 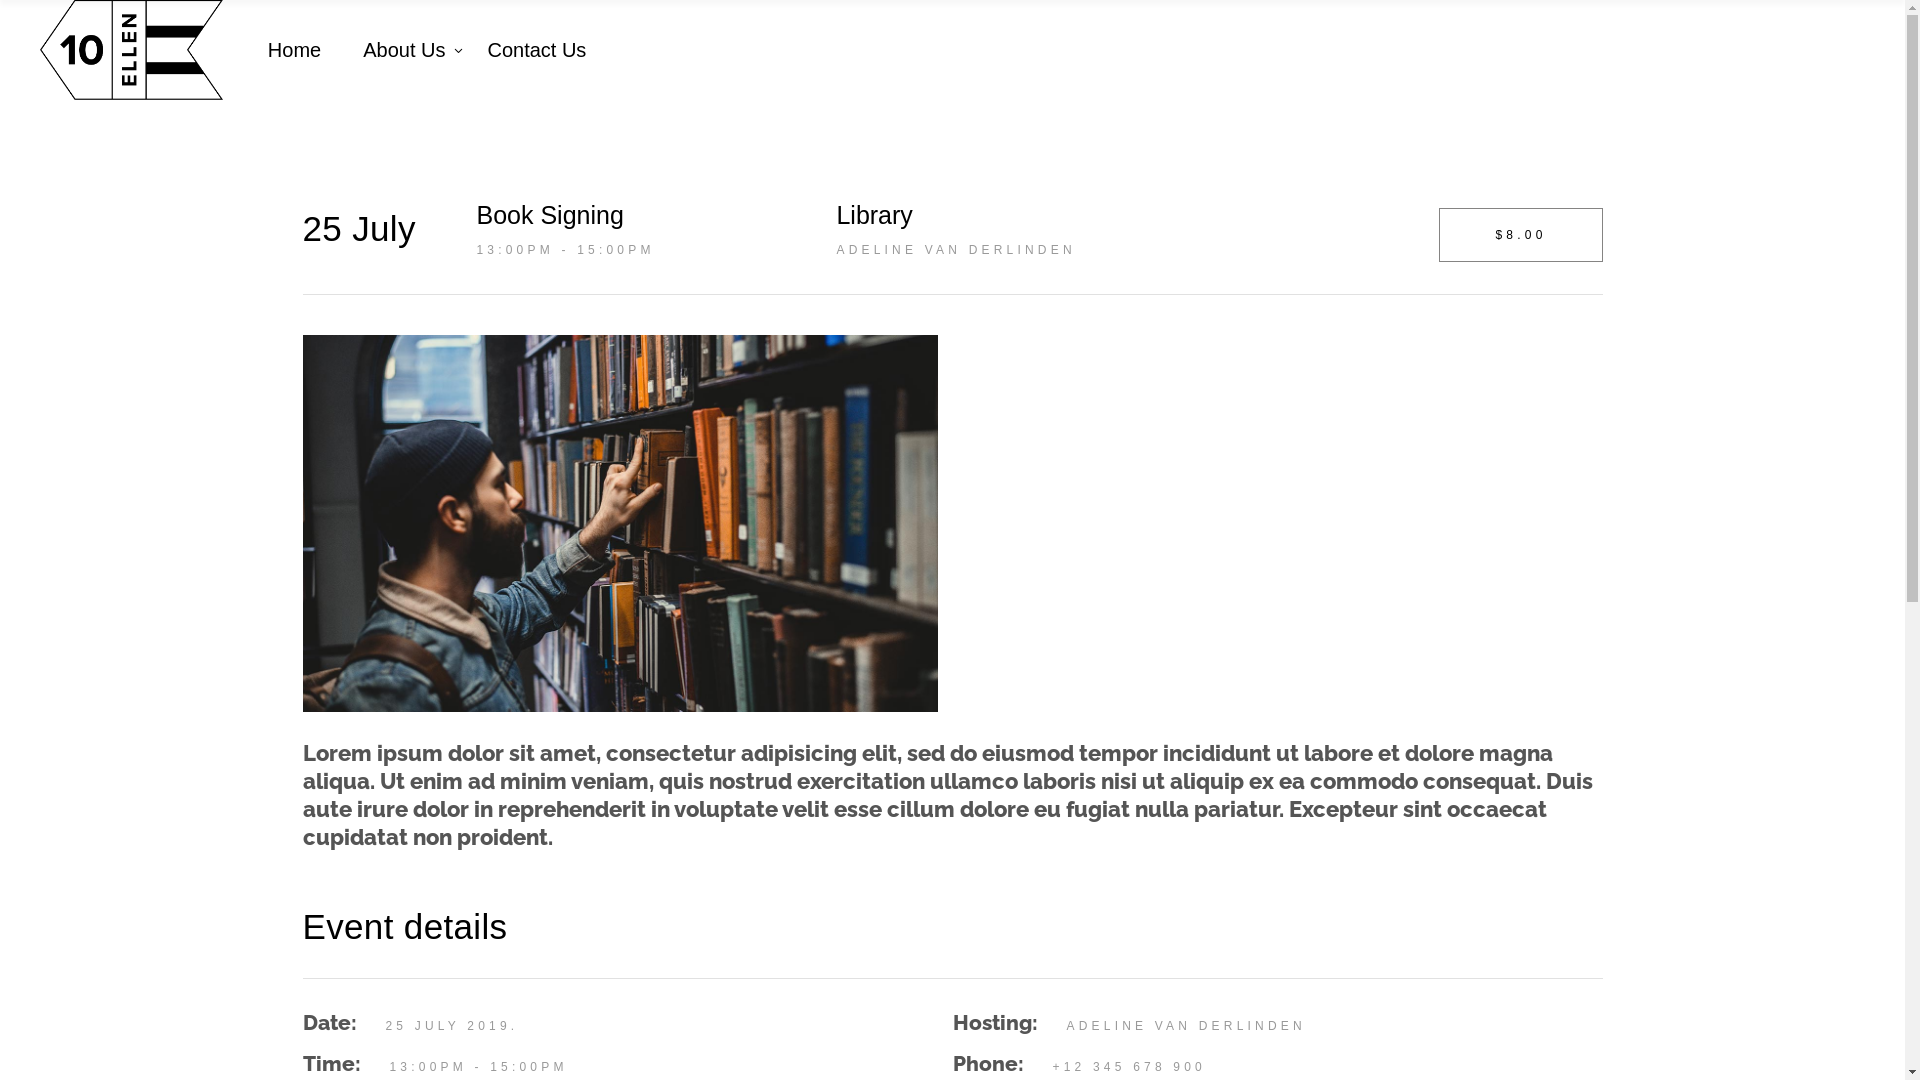 What do you see at coordinates (1128, 1066) in the screenshot?
I see `'+12 345 678 900'` at bounding box center [1128, 1066].